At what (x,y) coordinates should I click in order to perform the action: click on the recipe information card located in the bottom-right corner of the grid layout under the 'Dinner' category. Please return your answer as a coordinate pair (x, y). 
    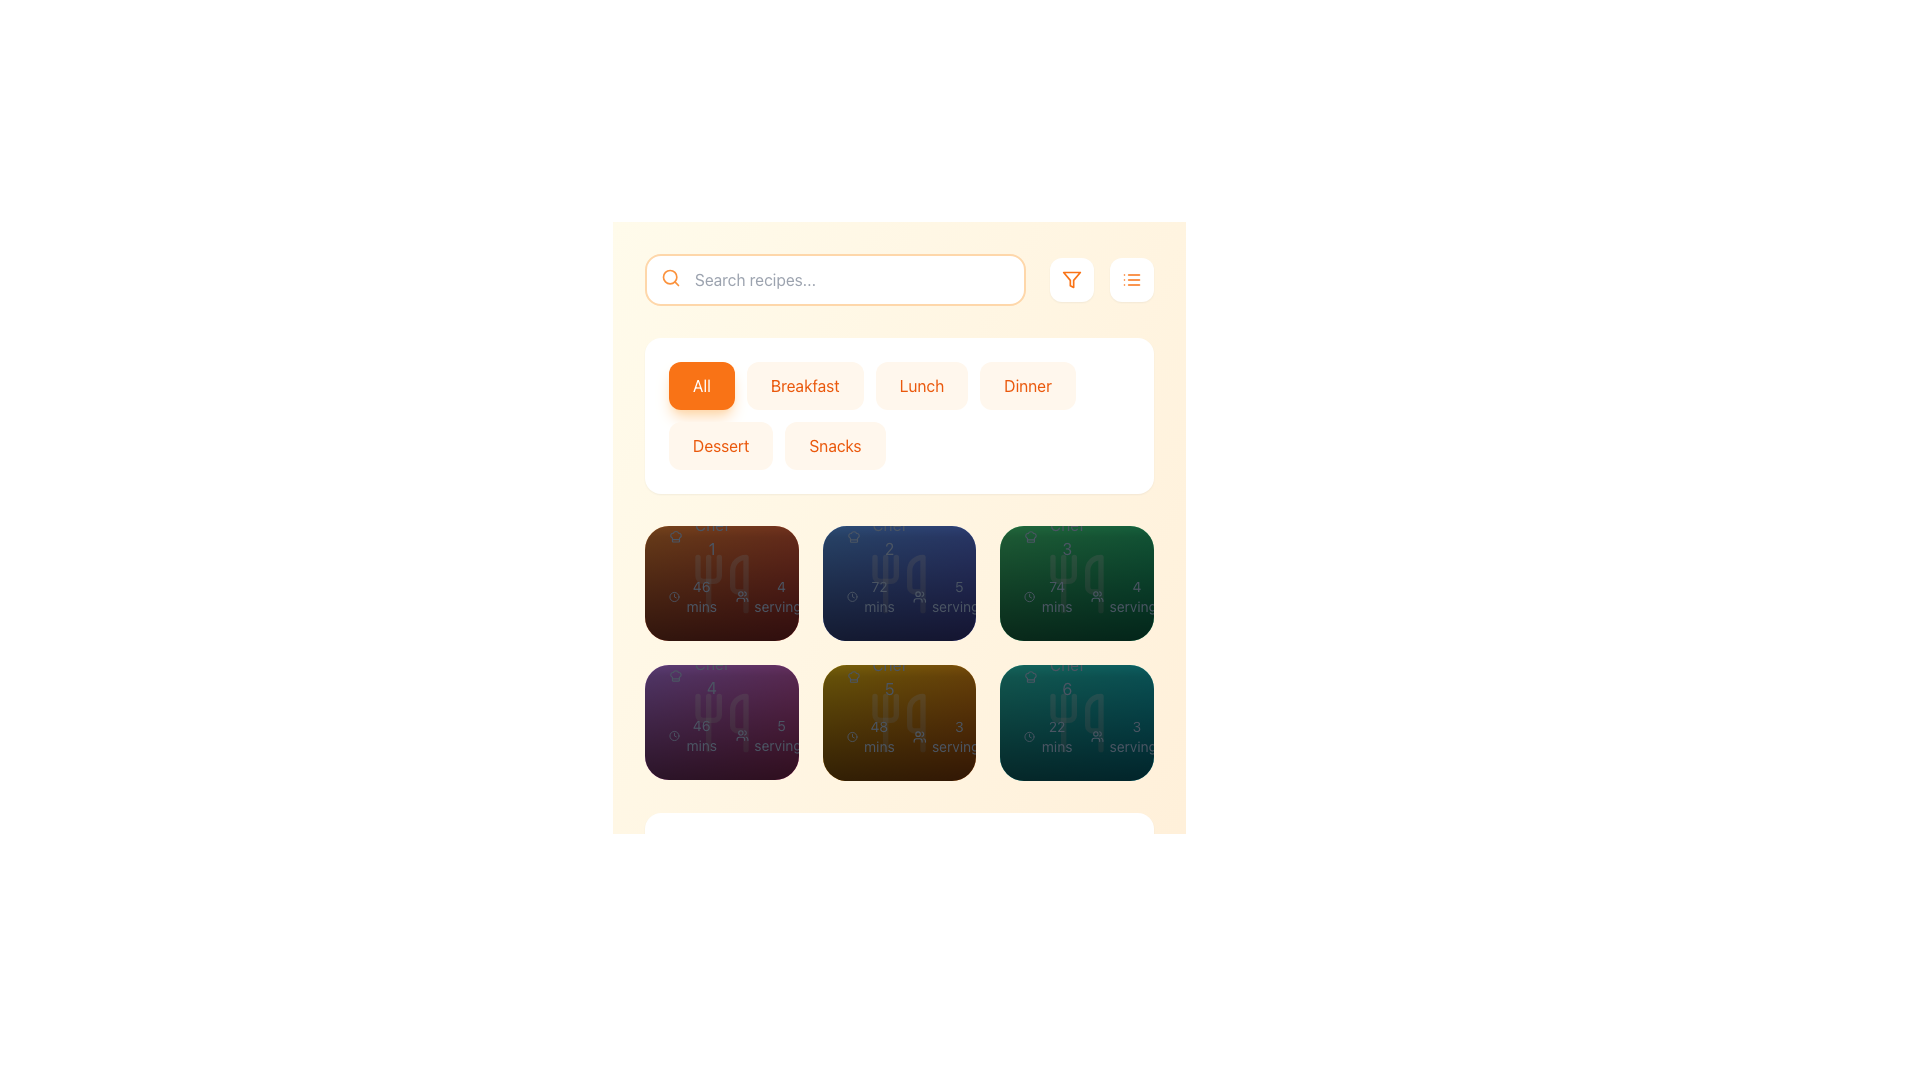
    Looking at the image, I should click on (1076, 536).